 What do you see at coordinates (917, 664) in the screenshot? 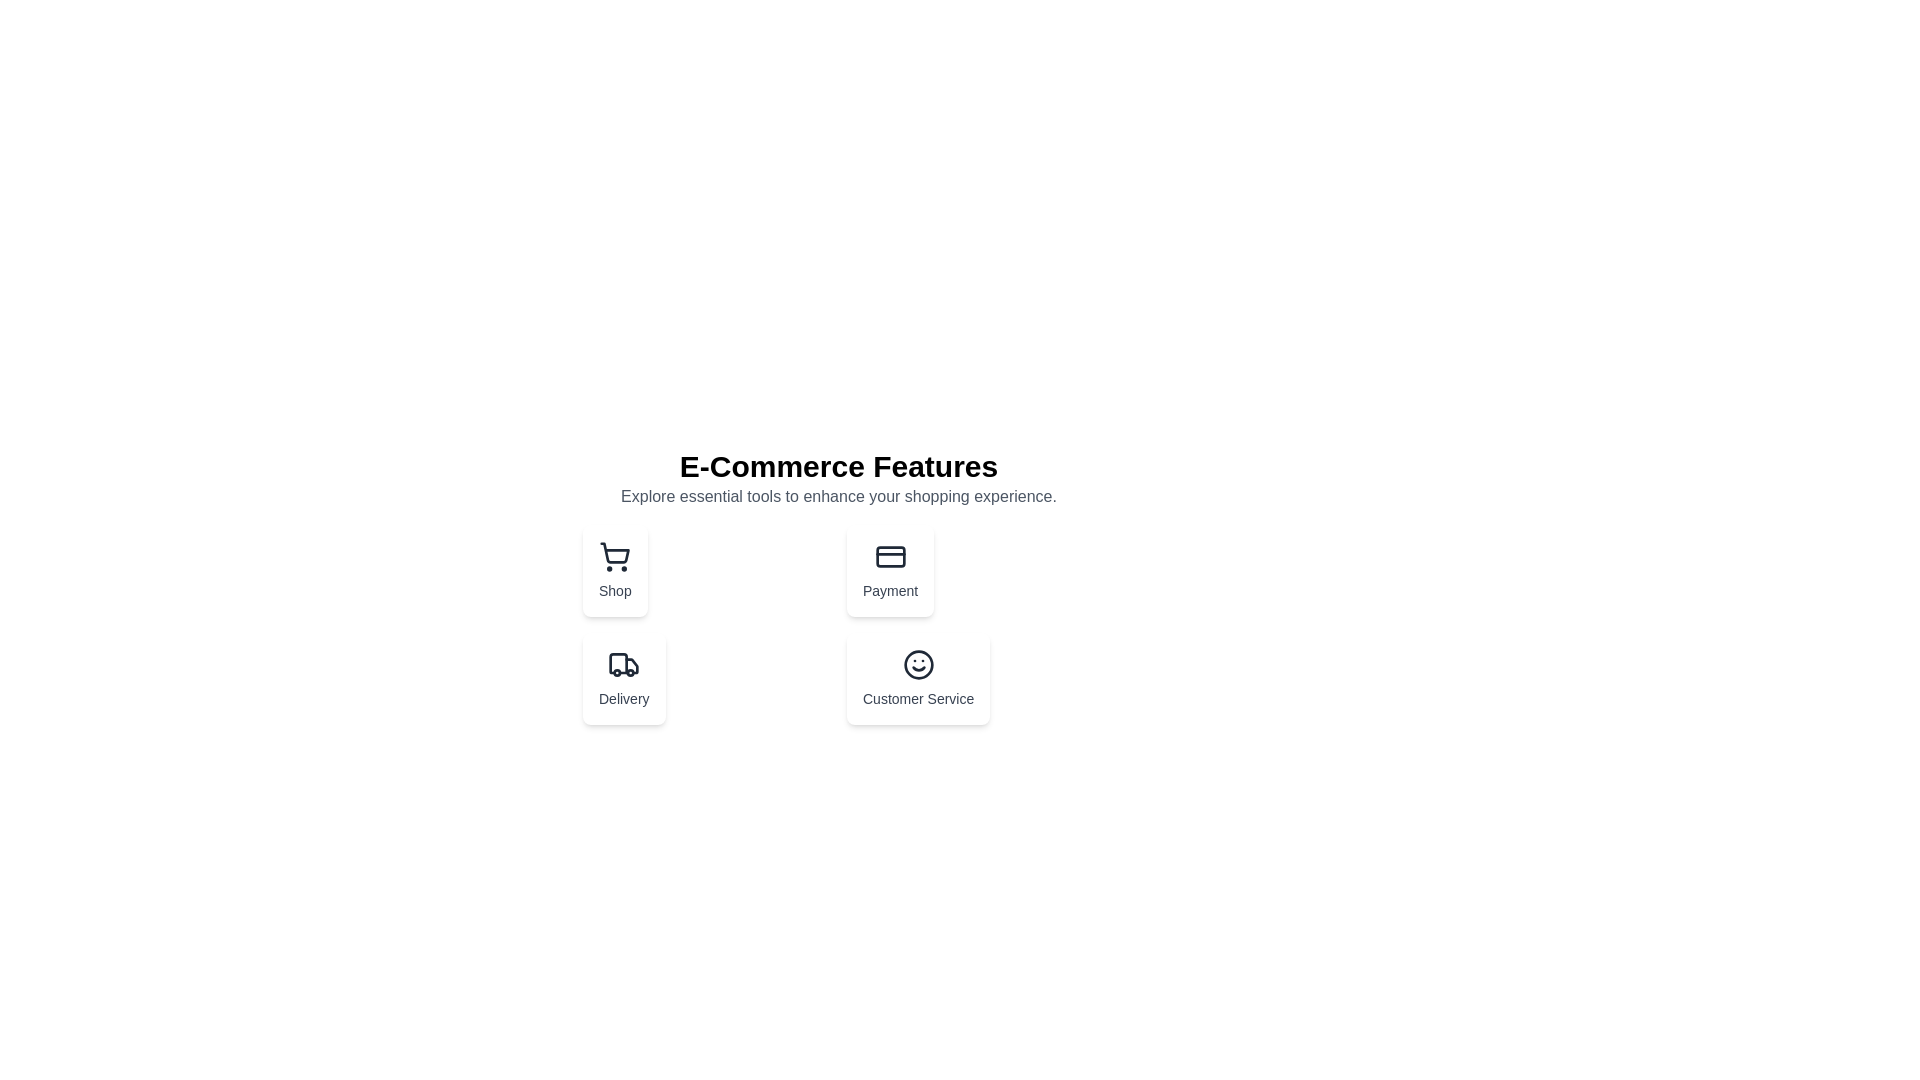
I see `the smiley face icon associated with the 'Customer Service' label, which is styled with a gray stroke and located in the right section of the grid layout` at bounding box center [917, 664].